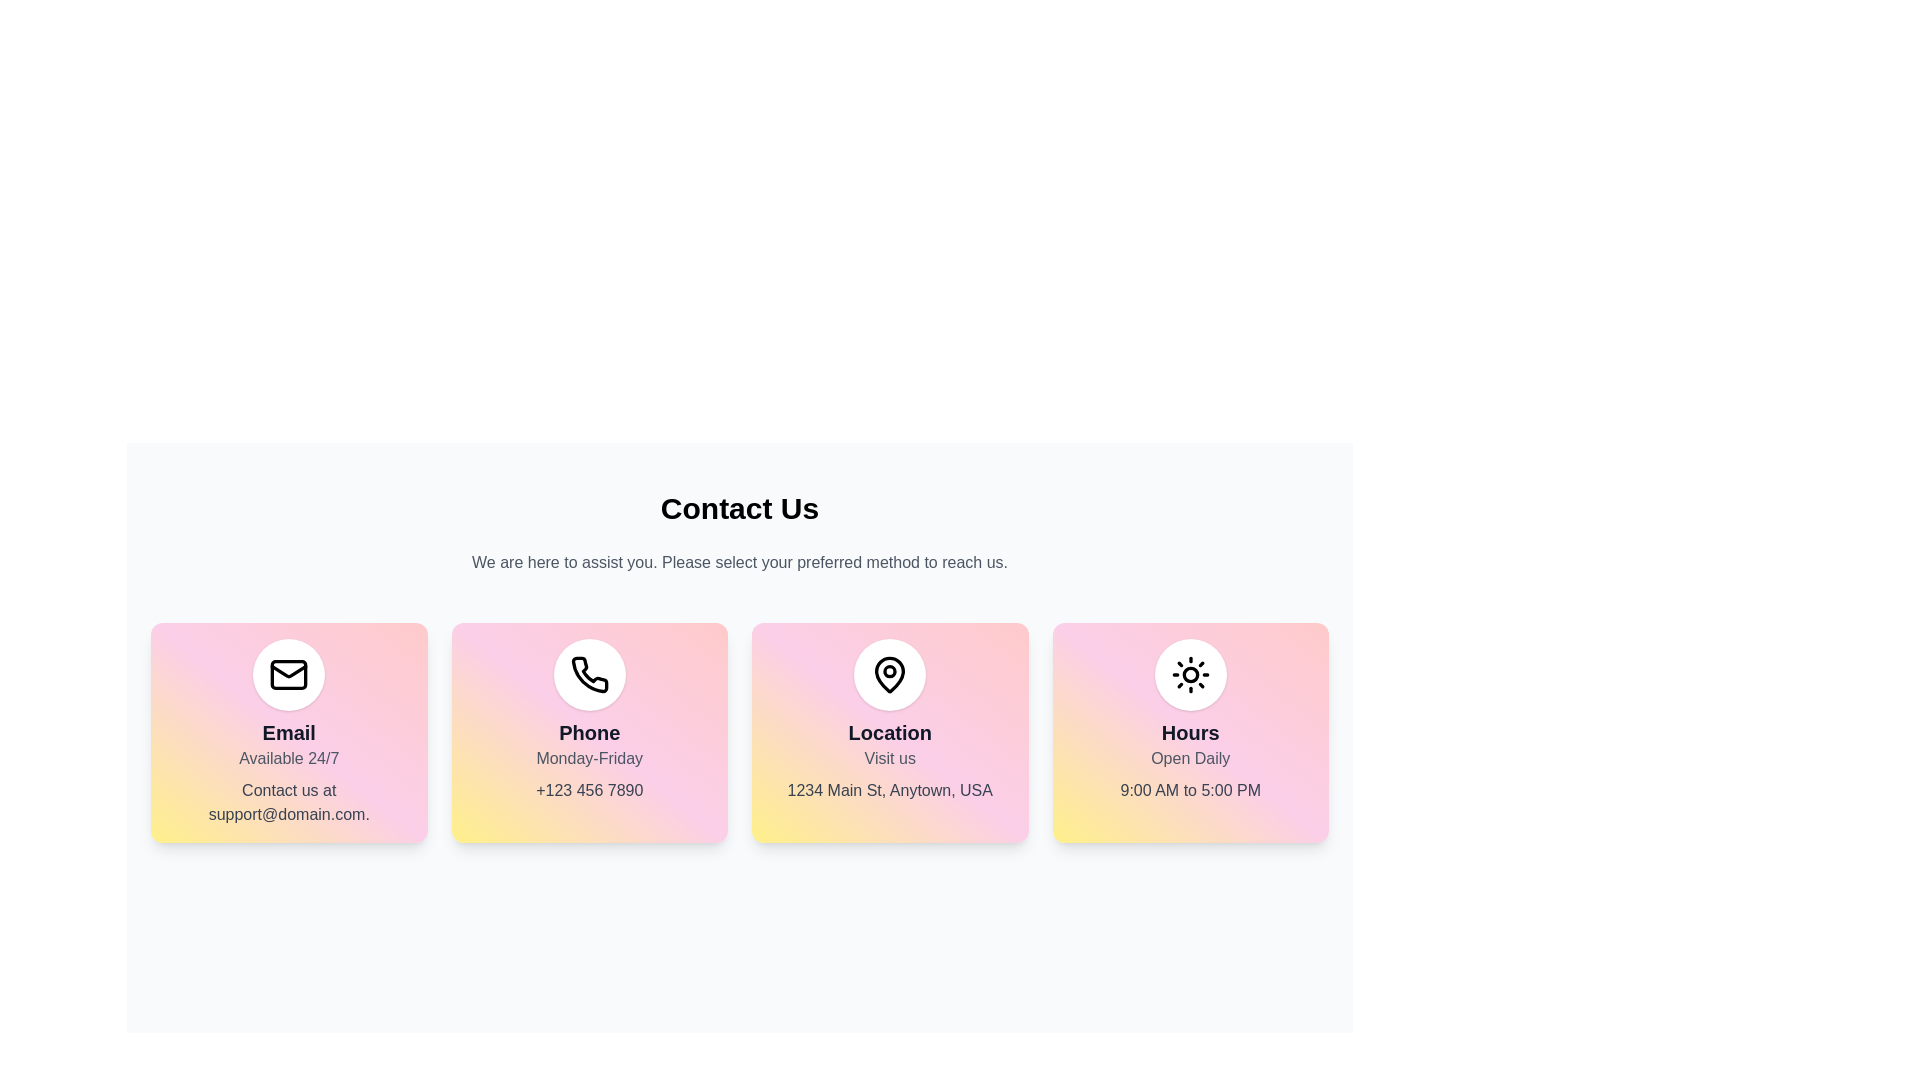  Describe the element at coordinates (588, 674) in the screenshot. I see `the 'Phone' icon, which is centered at the top of the second card in a horizontal row of four cards, visually representing the contact method for phone communication` at that location.